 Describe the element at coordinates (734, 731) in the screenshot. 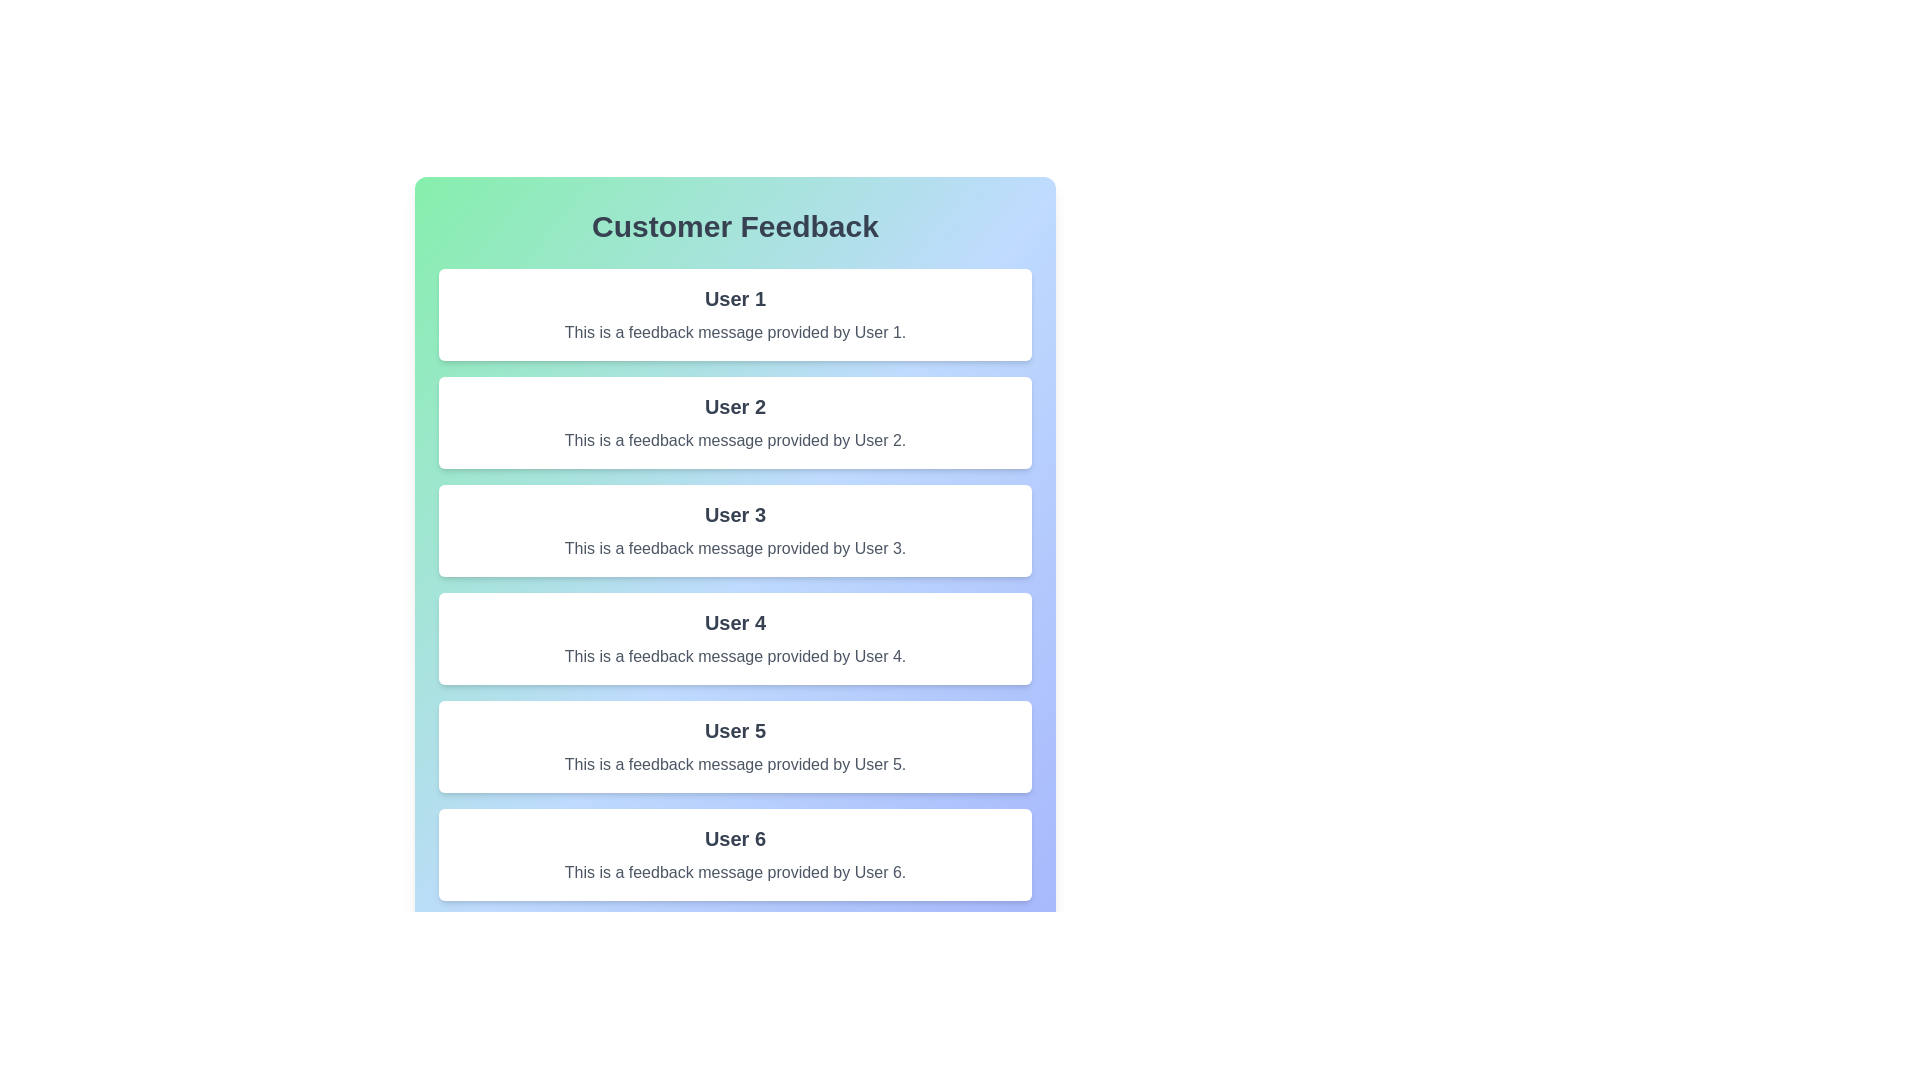

I see `the 'User 5' text label, which is styled in bold and large font, located at the top of the feedback message box in the 'Customer Feedback' list` at that location.